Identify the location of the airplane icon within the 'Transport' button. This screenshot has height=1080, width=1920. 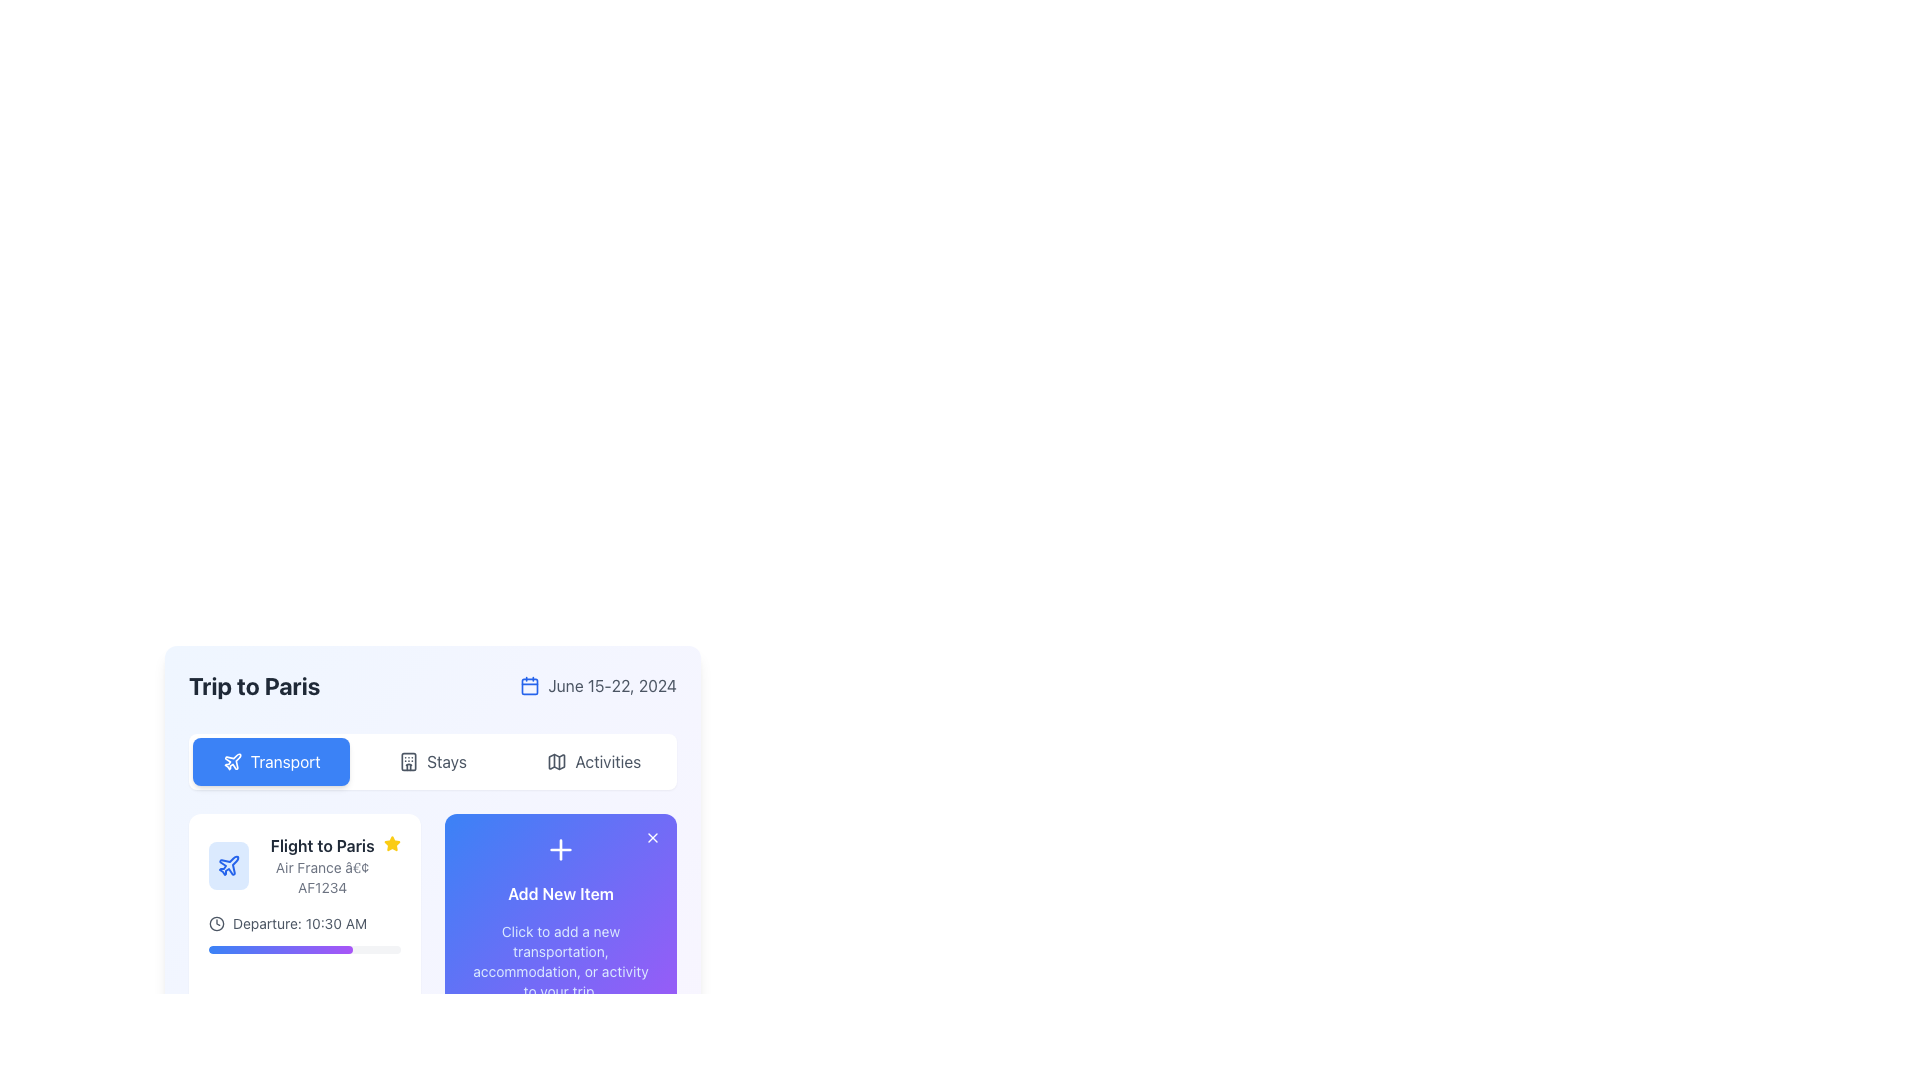
(232, 762).